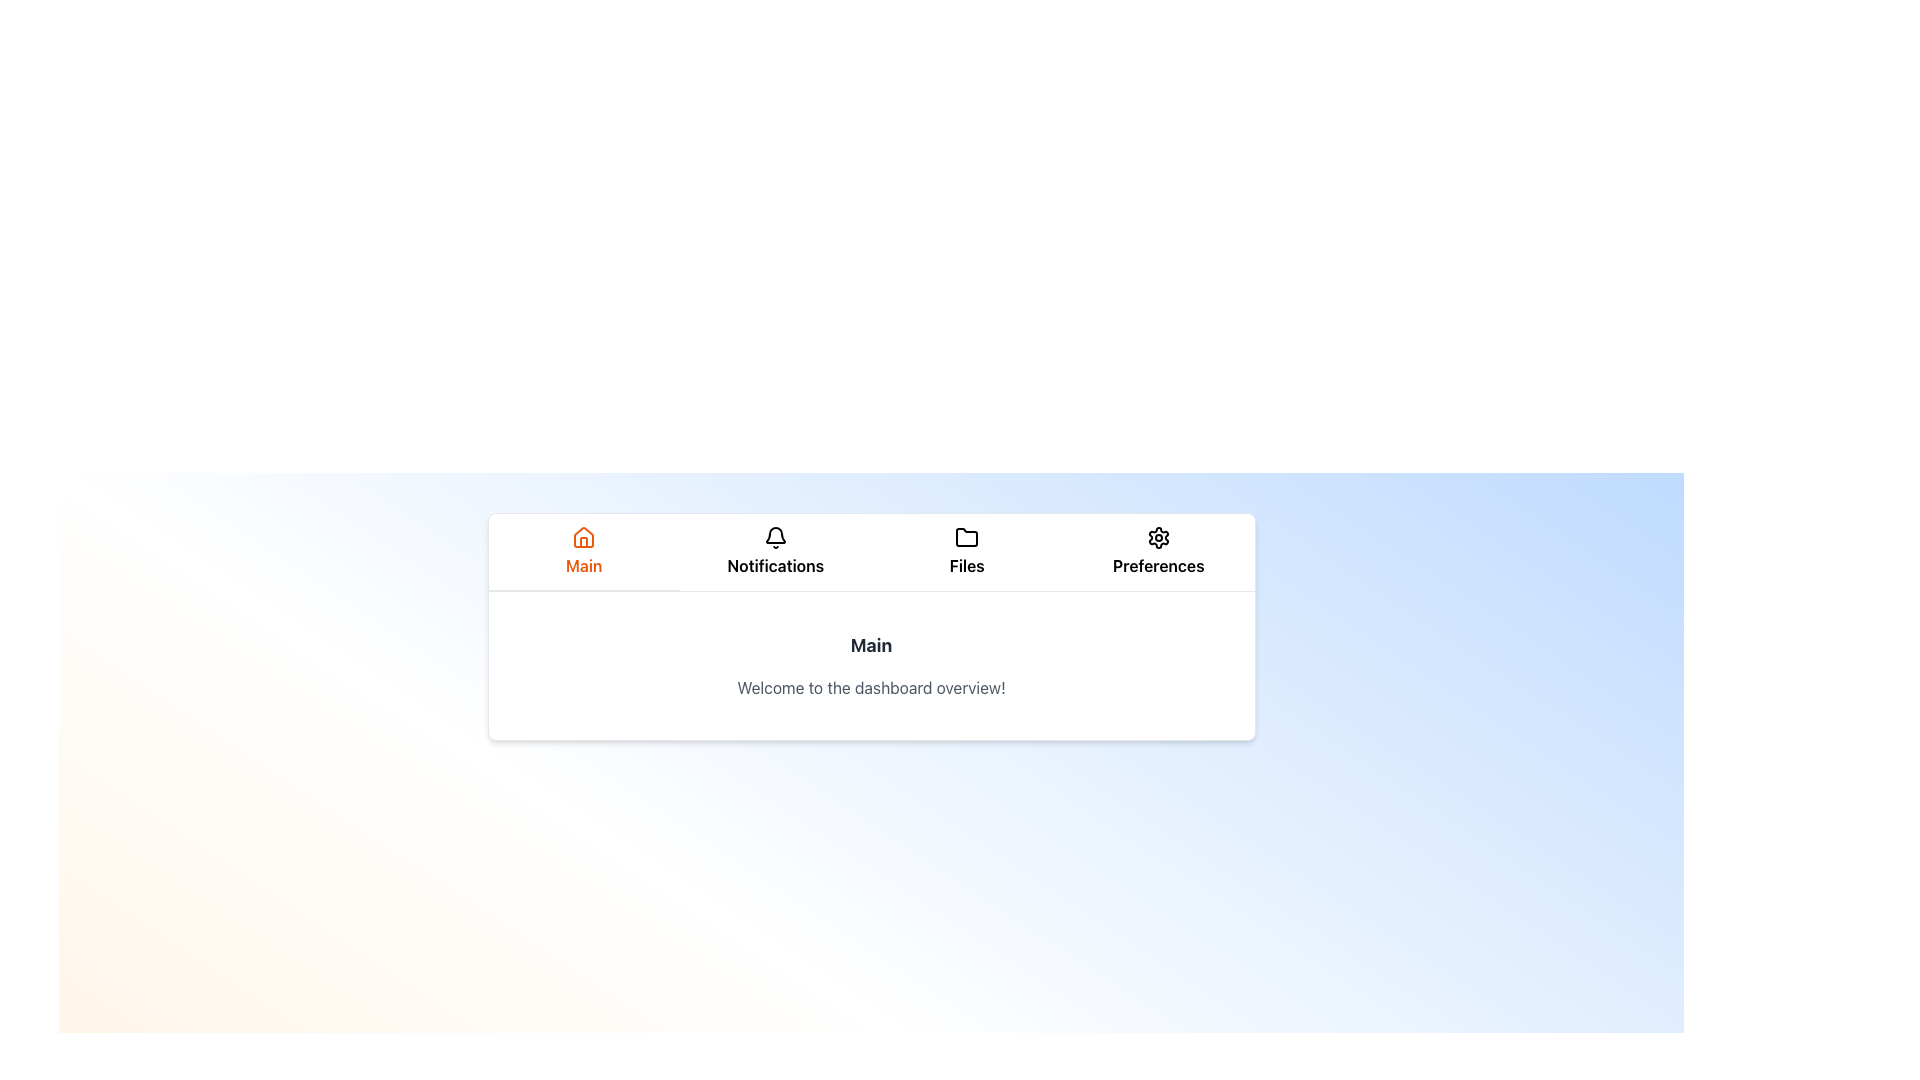 The width and height of the screenshot is (1920, 1080). Describe the element at coordinates (1158, 552) in the screenshot. I see `the fourth menu item in the horizontal navigation bar, which serves as a link` at that location.